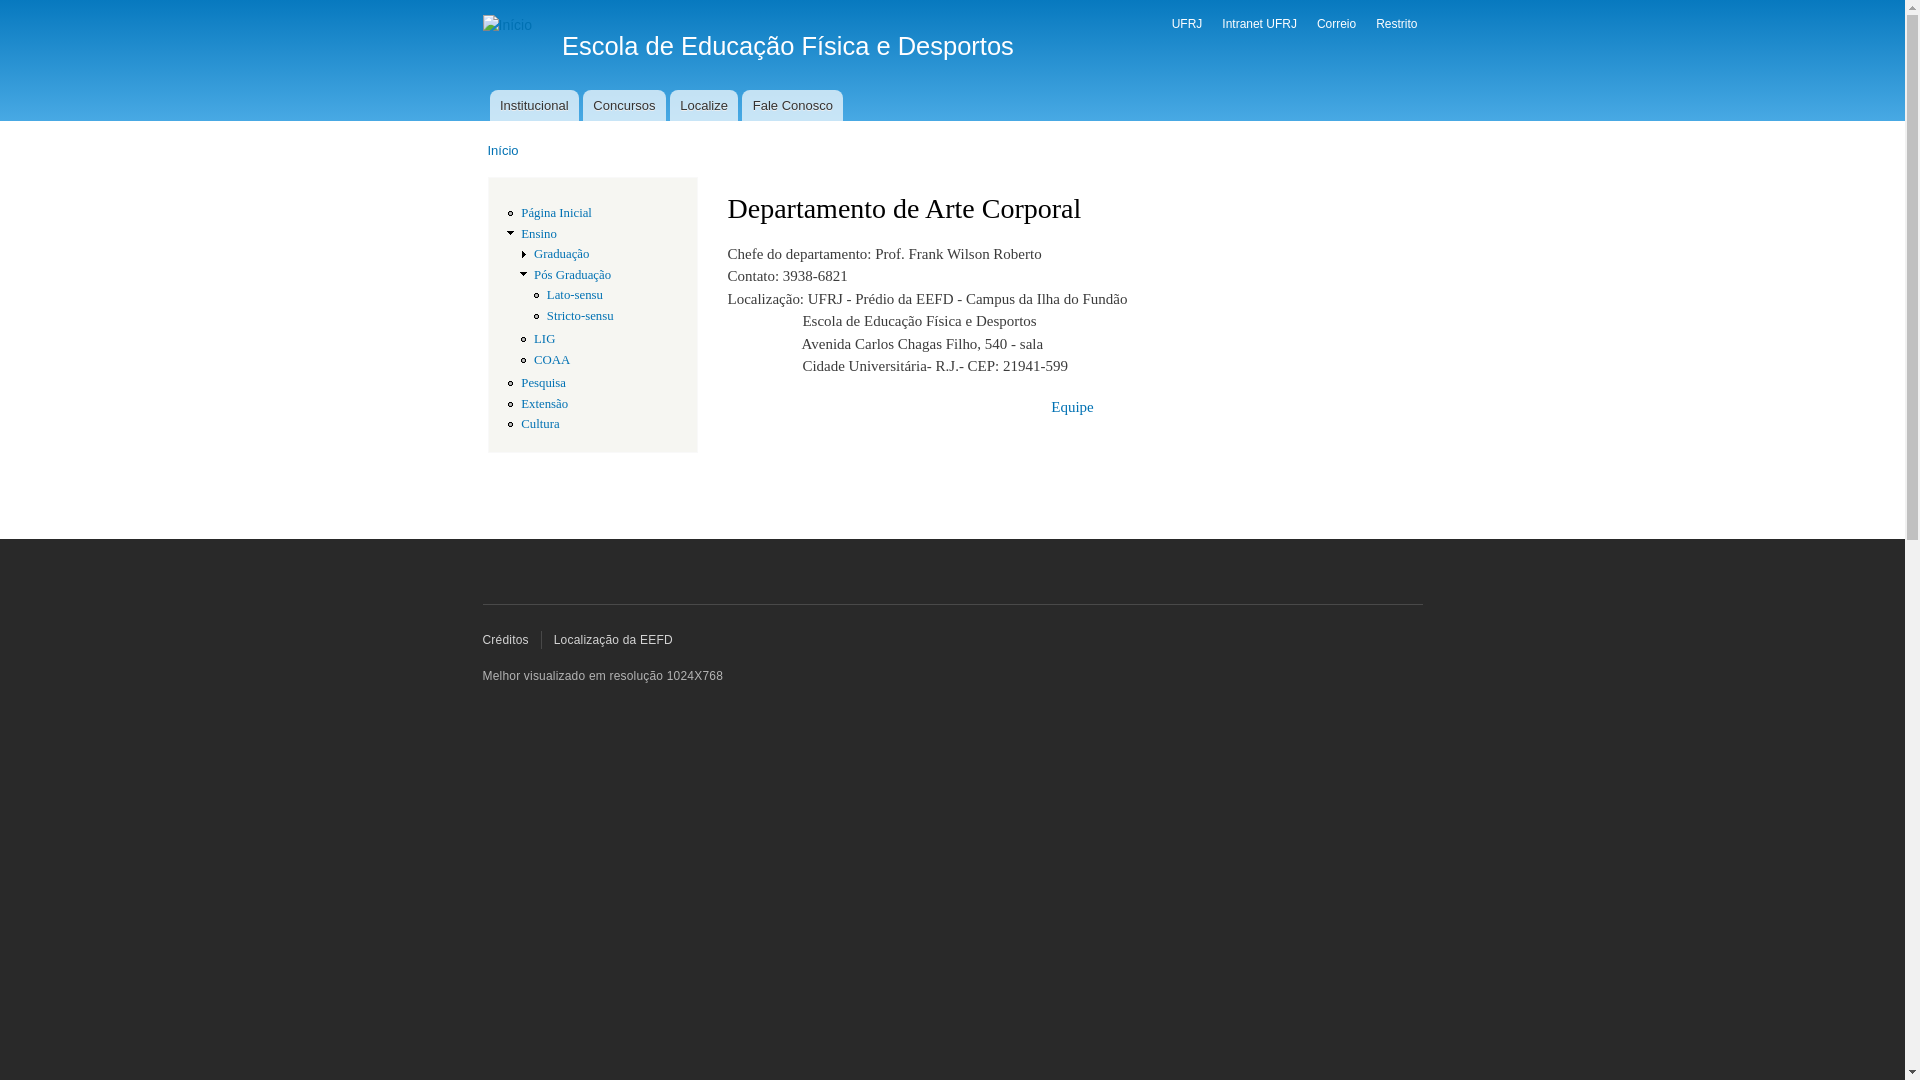  I want to click on 'Intranet UFRJ', so click(1258, 23).